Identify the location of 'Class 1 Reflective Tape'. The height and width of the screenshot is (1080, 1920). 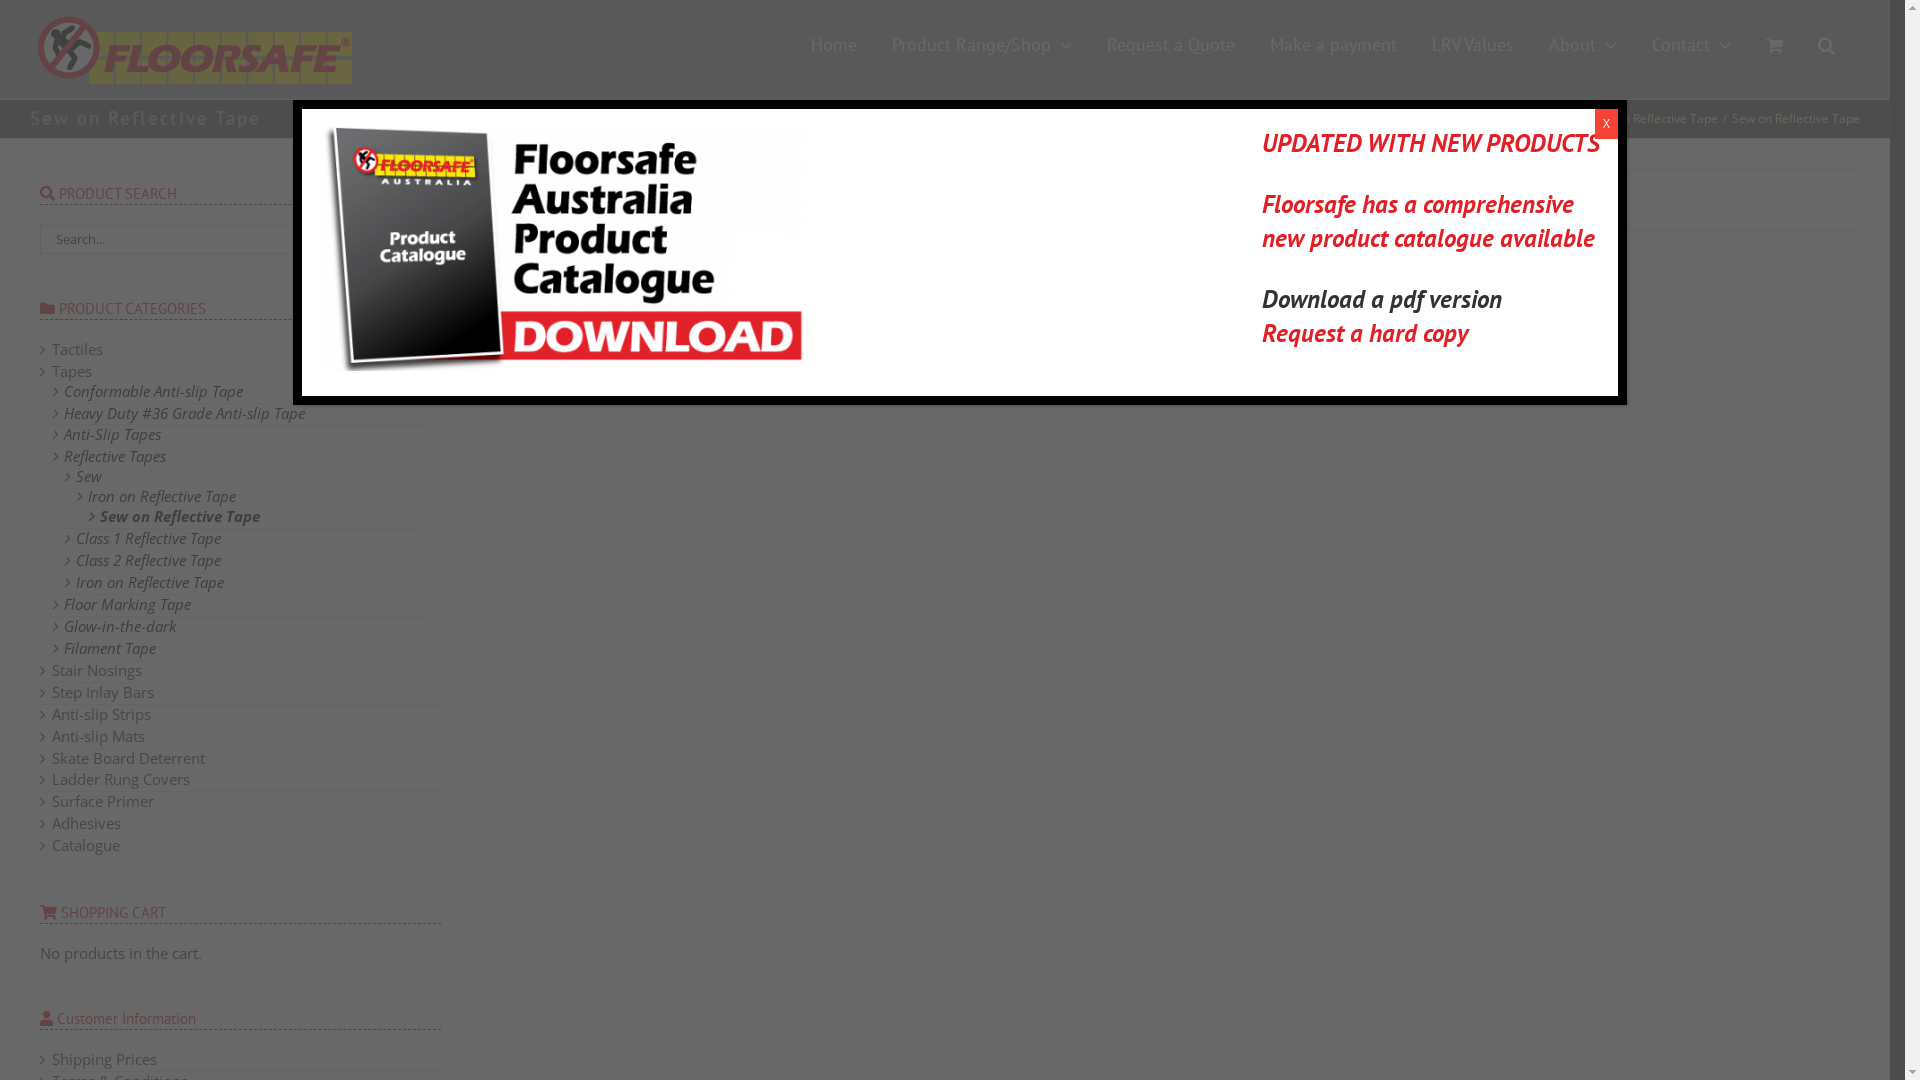
(147, 536).